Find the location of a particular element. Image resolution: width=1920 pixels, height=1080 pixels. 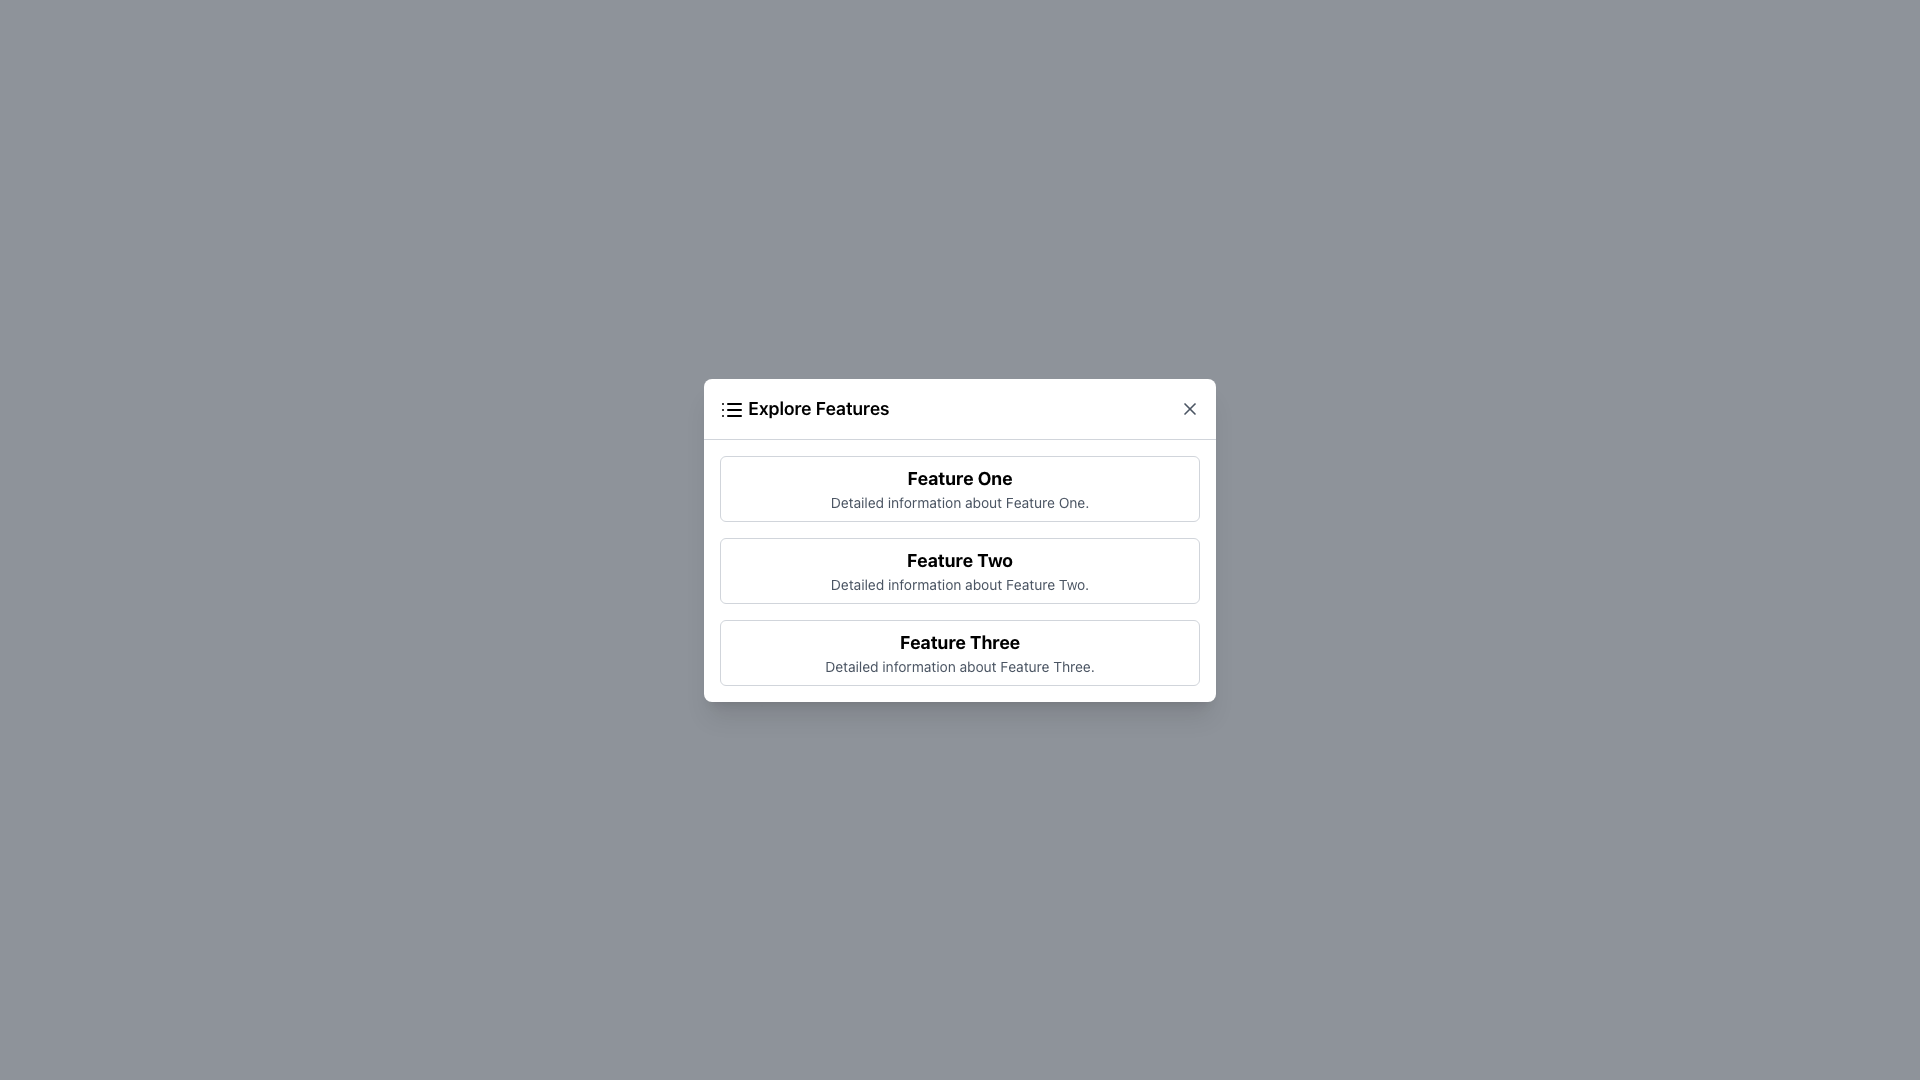

the 'X' icon close button located in the top-right corner of the header section is located at coordinates (1190, 407).